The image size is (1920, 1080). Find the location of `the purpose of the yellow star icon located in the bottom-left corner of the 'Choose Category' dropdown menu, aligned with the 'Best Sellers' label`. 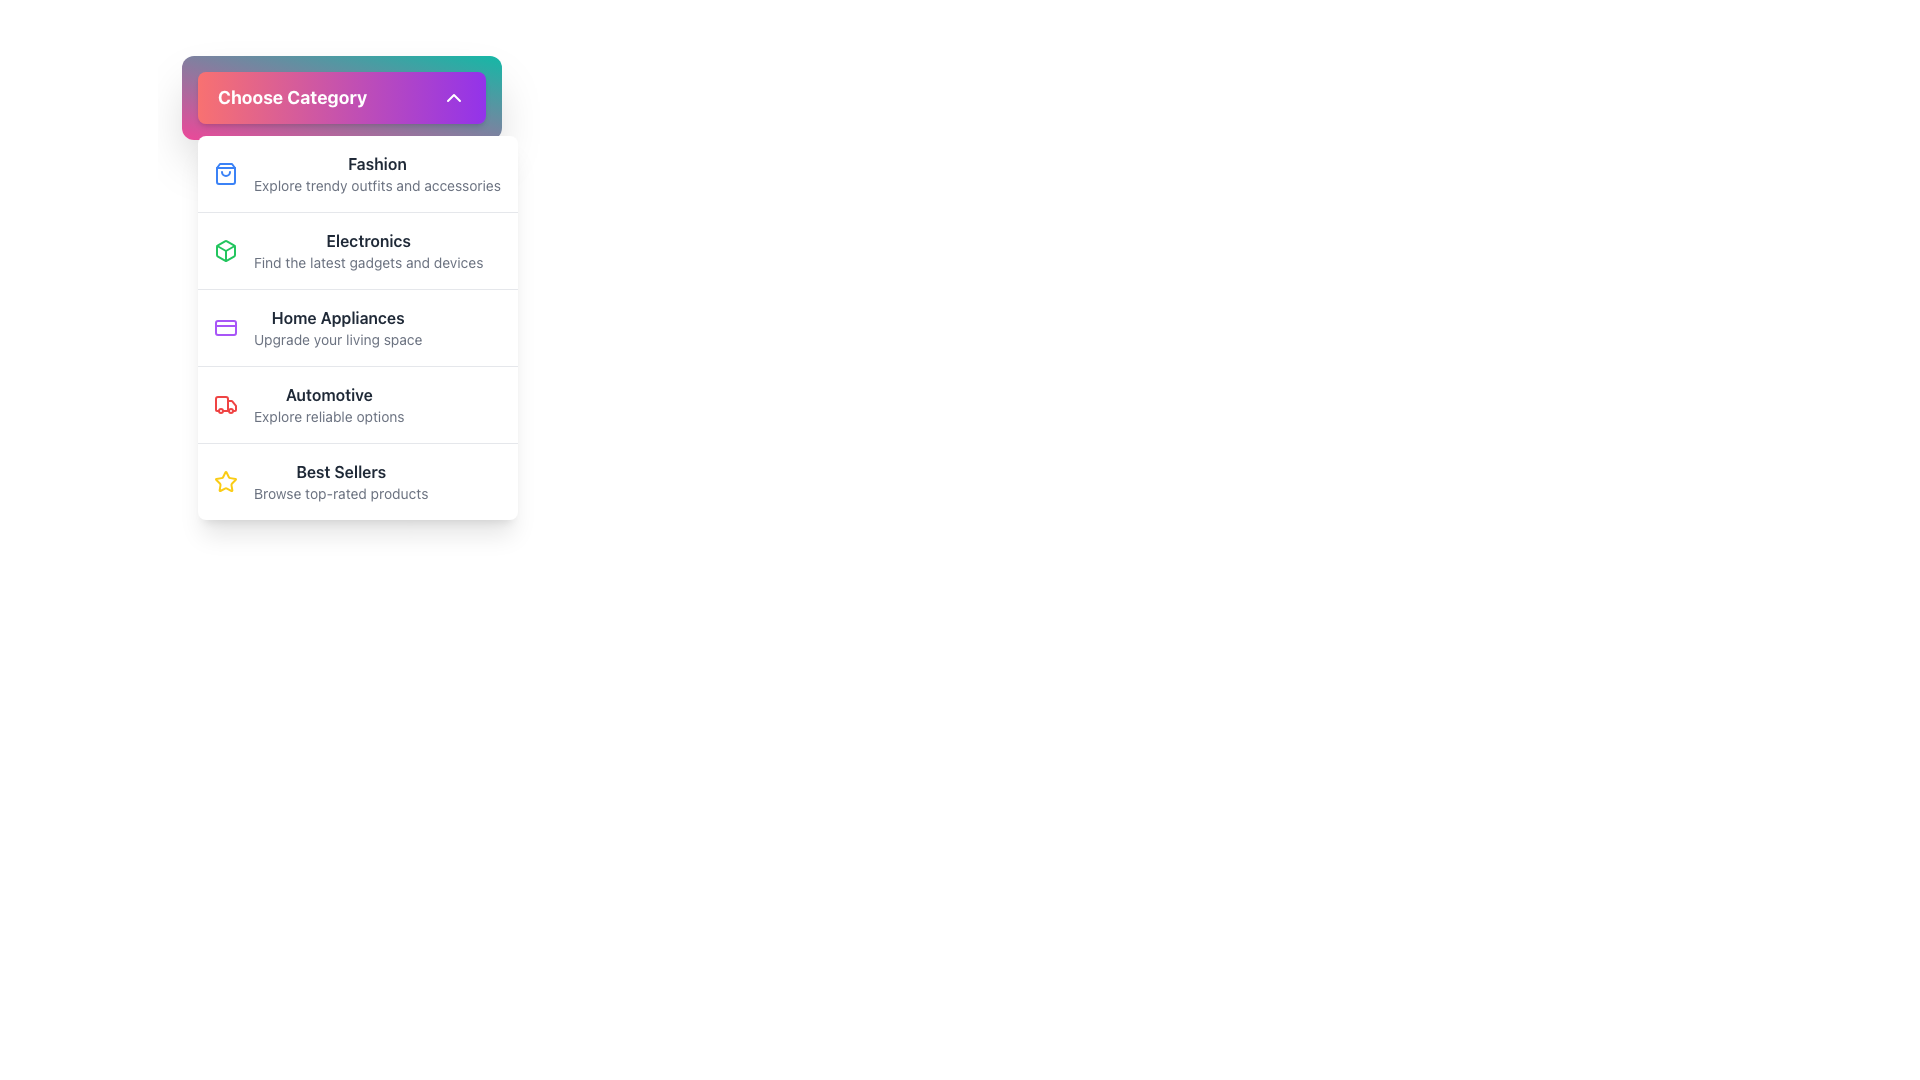

the purpose of the yellow star icon located in the bottom-left corner of the 'Choose Category' dropdown menu, aligned with the 'Best Sellers' label is located at coordinates (225, 481).